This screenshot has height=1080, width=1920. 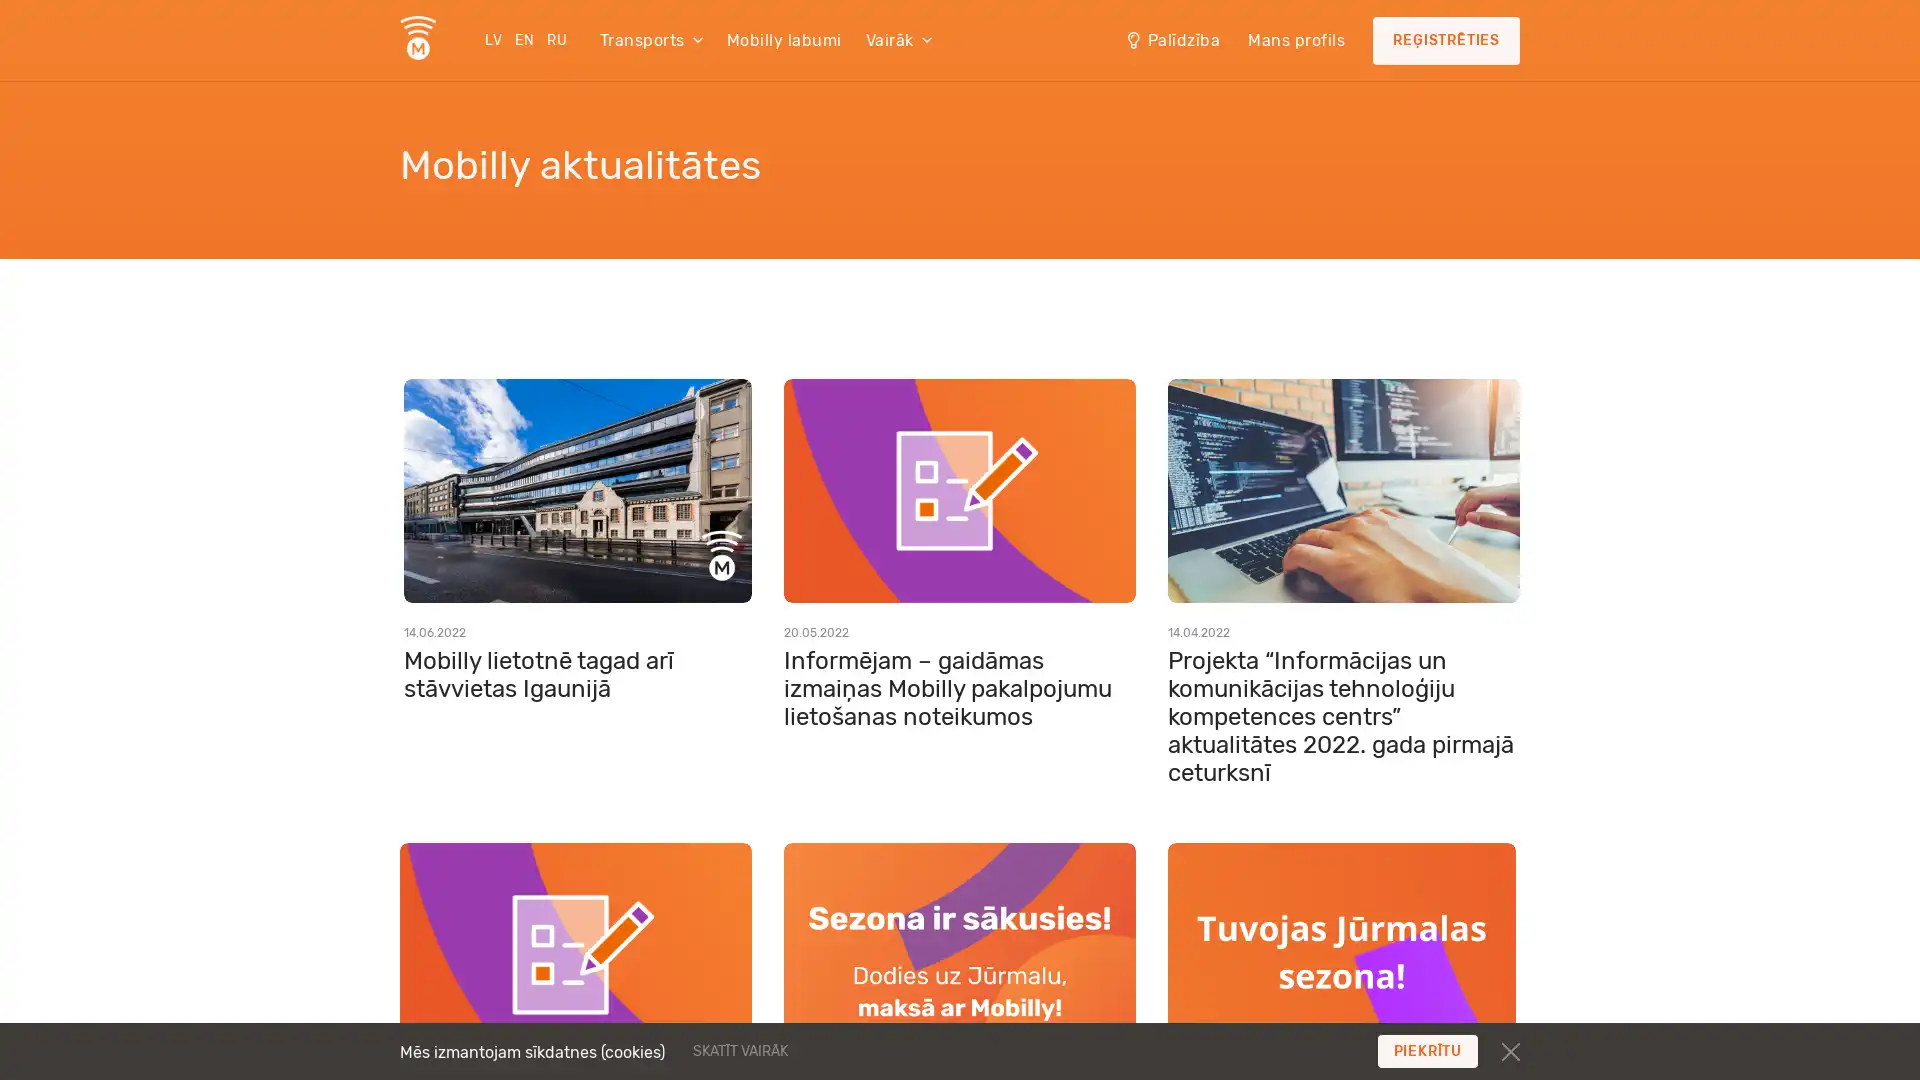 I want to click on PIEKRITU, so click(x=1426, y=1050).